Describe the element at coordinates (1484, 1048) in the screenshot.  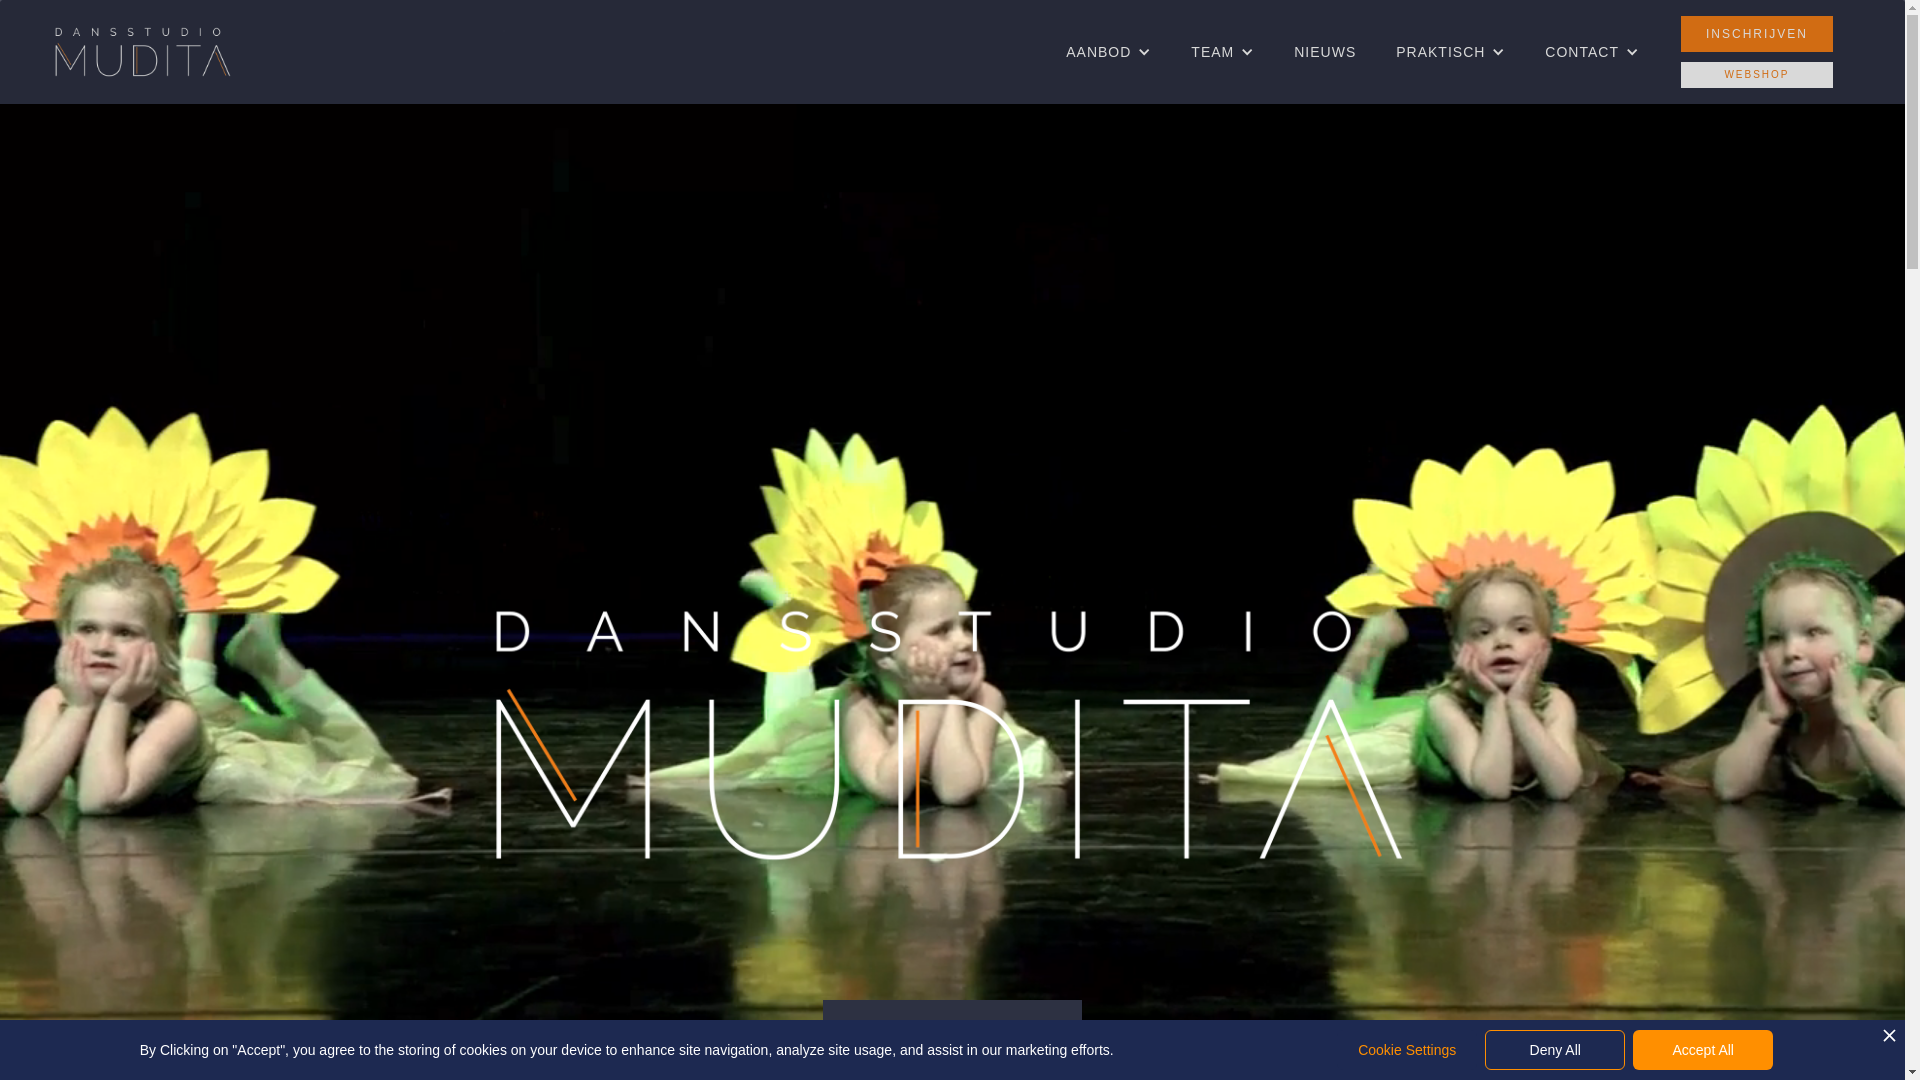
I see `'Deny All'` at that location.